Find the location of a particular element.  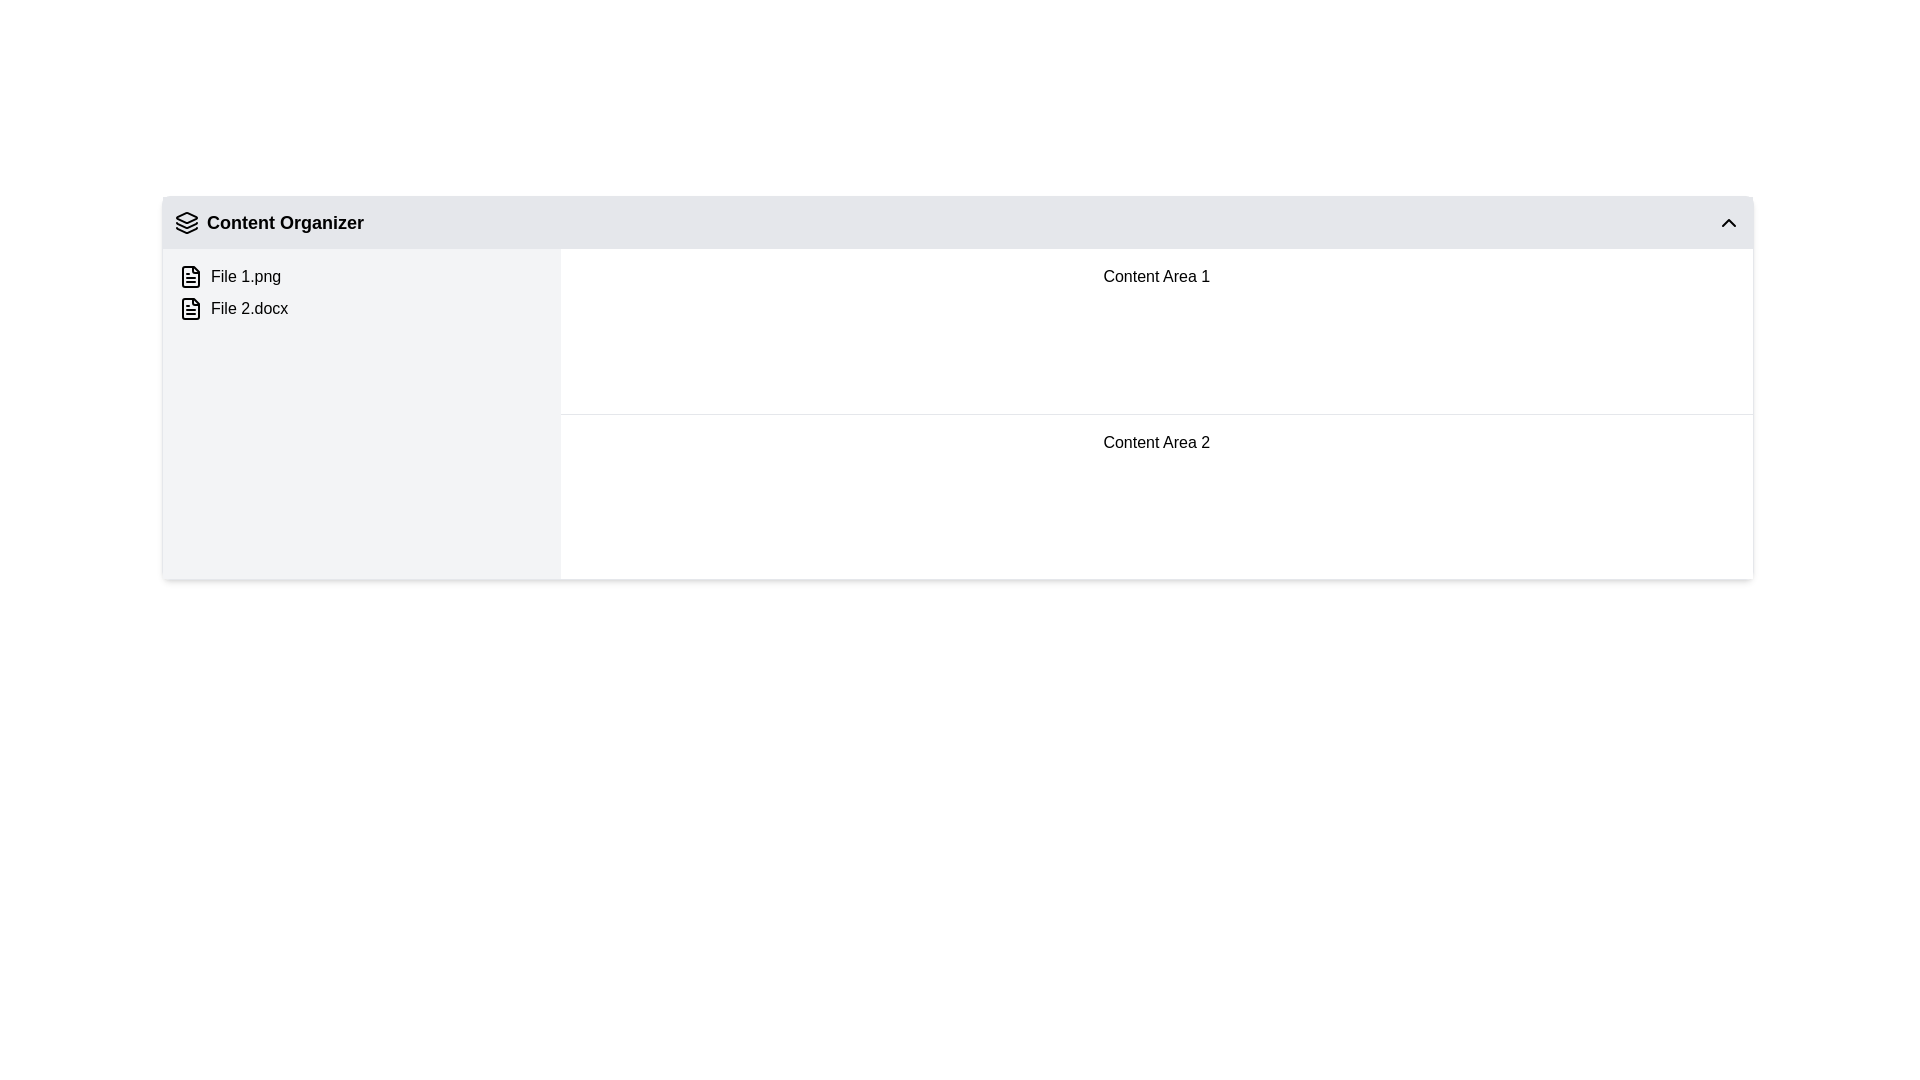

the decorative icon located to the left of the file name 'File 1.png' in the first row of the list of files is located at coordinates (191, 277).